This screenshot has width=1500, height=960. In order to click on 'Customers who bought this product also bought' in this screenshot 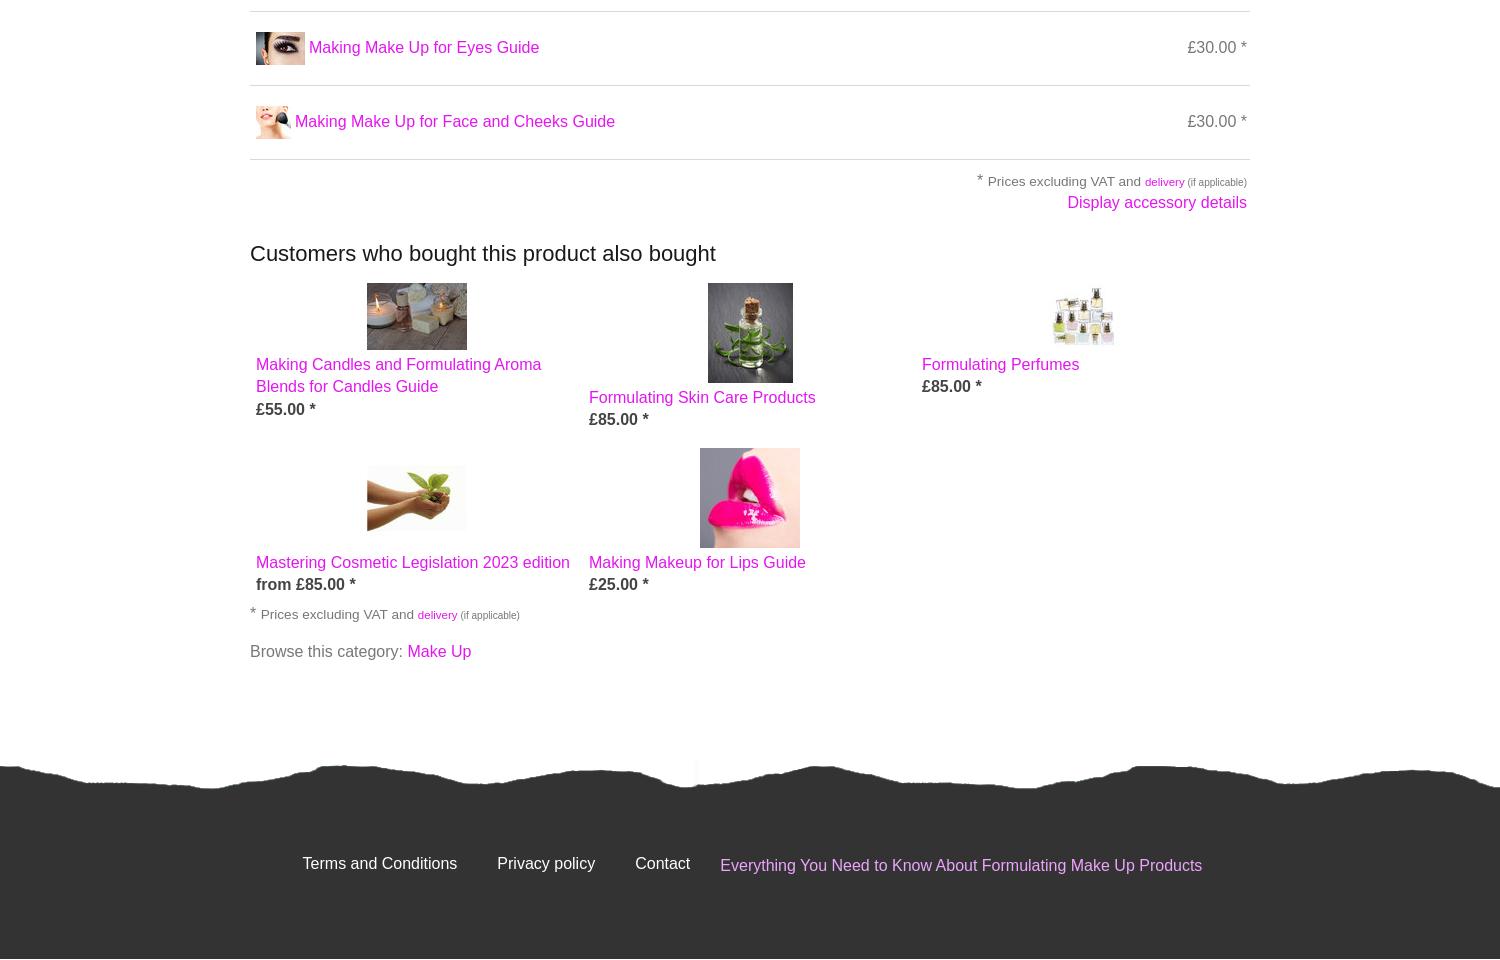, I will do `click(481, 251)`.